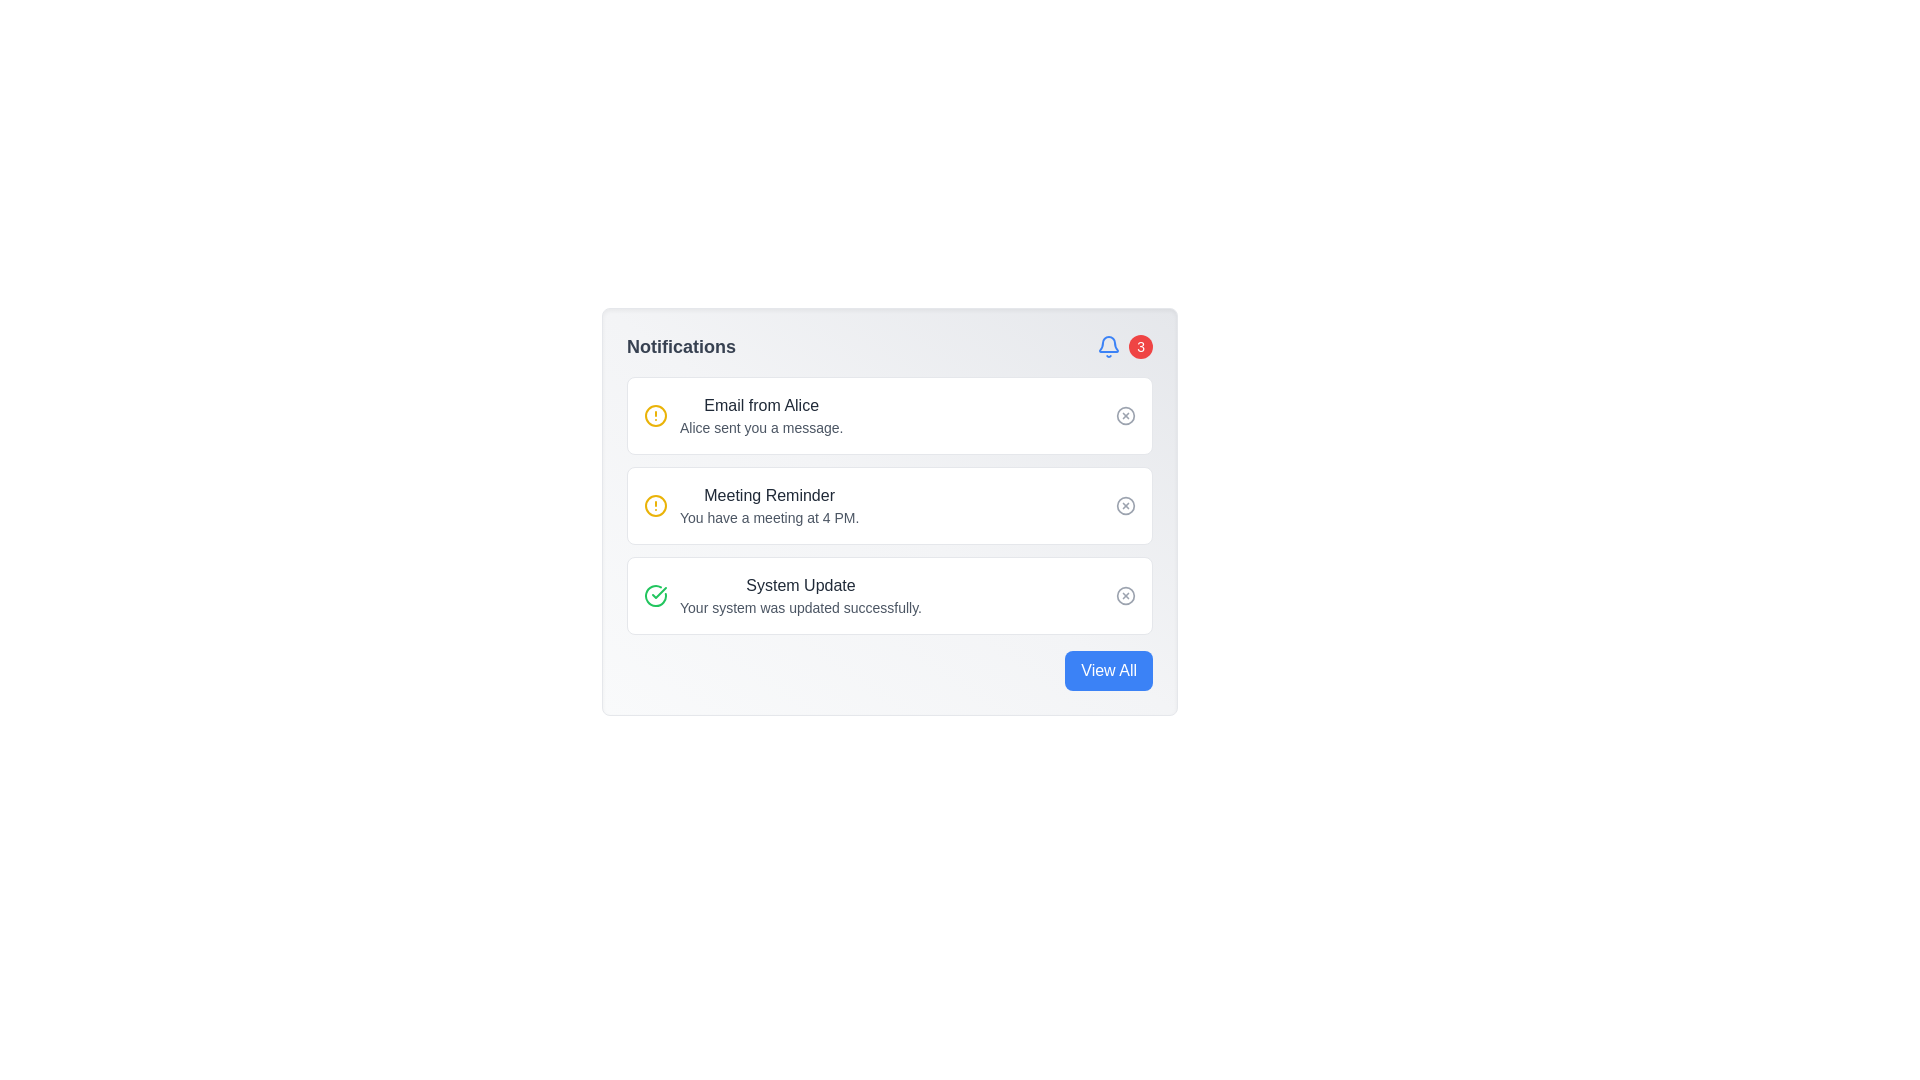  I want to click on the third notification item in the vertically stacked notification card that informs the user of a successful system update, so click(781, 595).